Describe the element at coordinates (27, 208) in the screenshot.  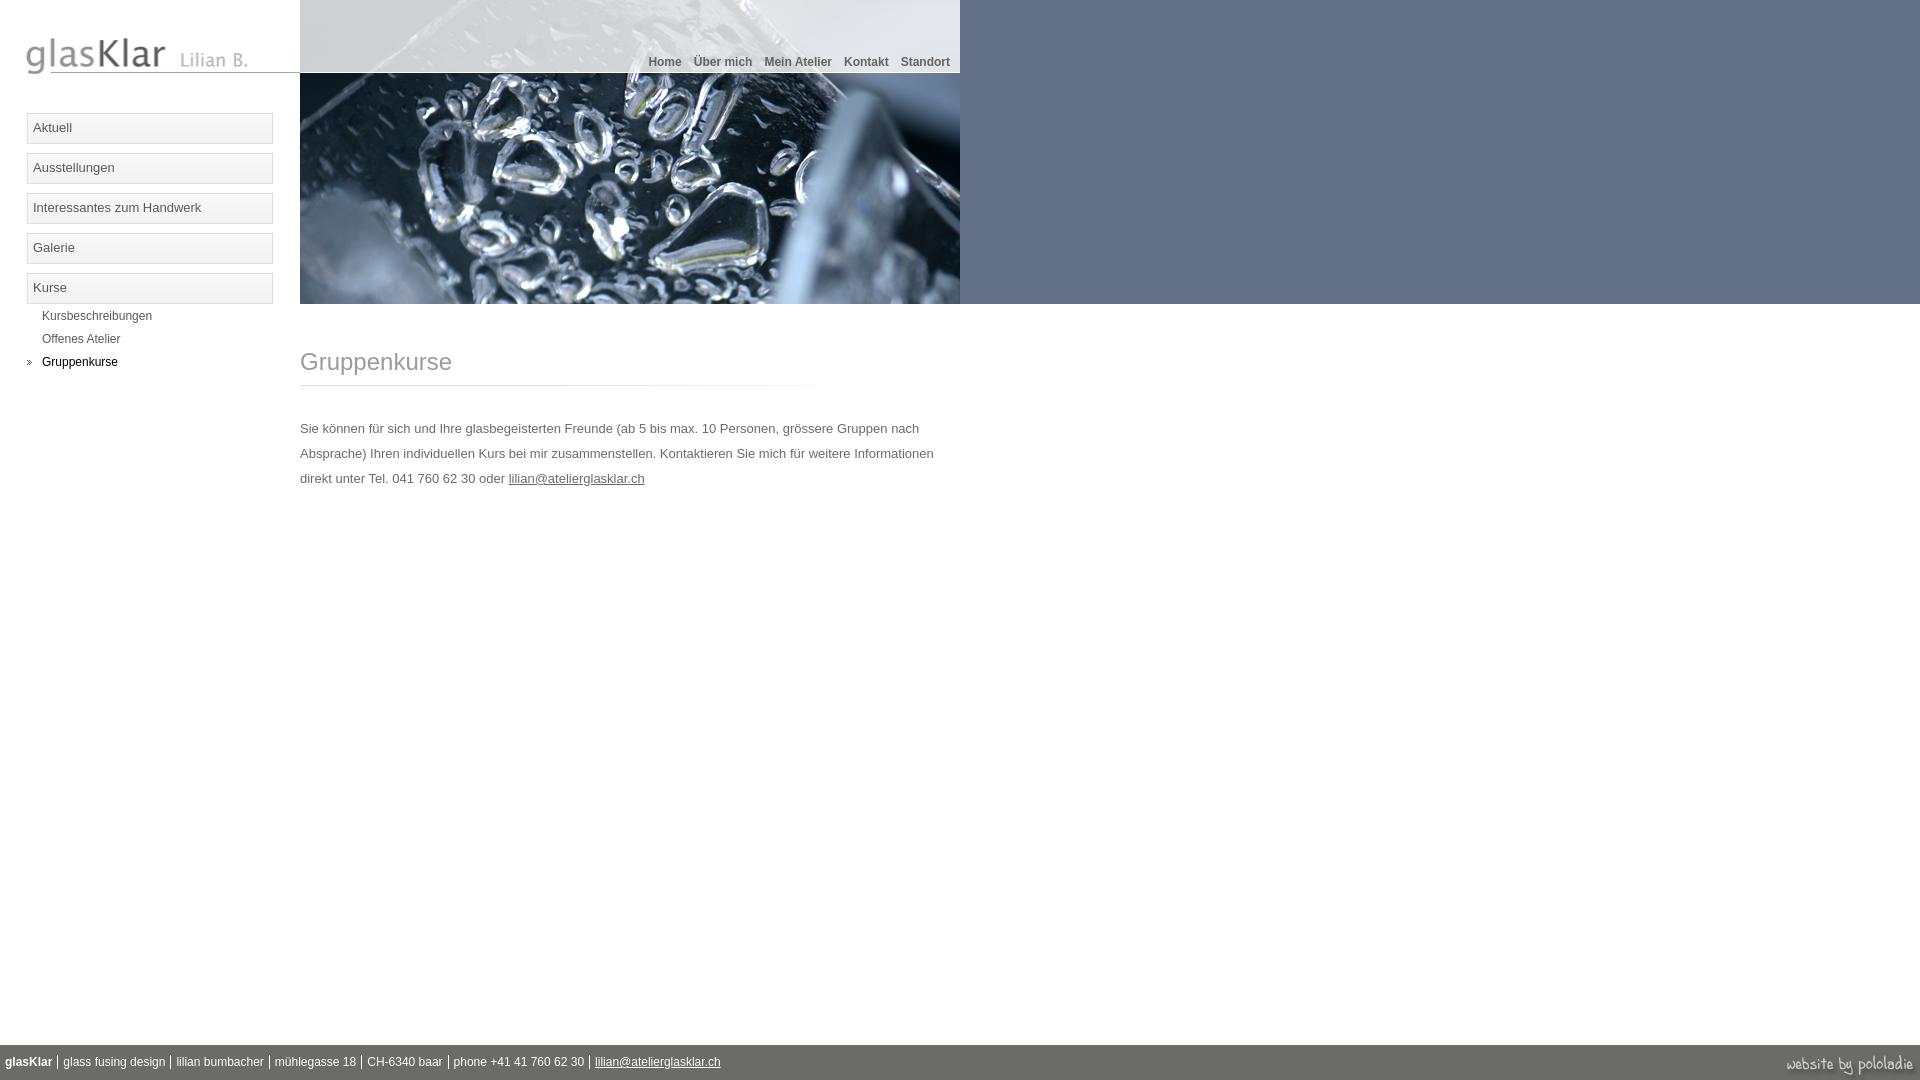
I see `'Interessantes zum Handwerk'` at that location.